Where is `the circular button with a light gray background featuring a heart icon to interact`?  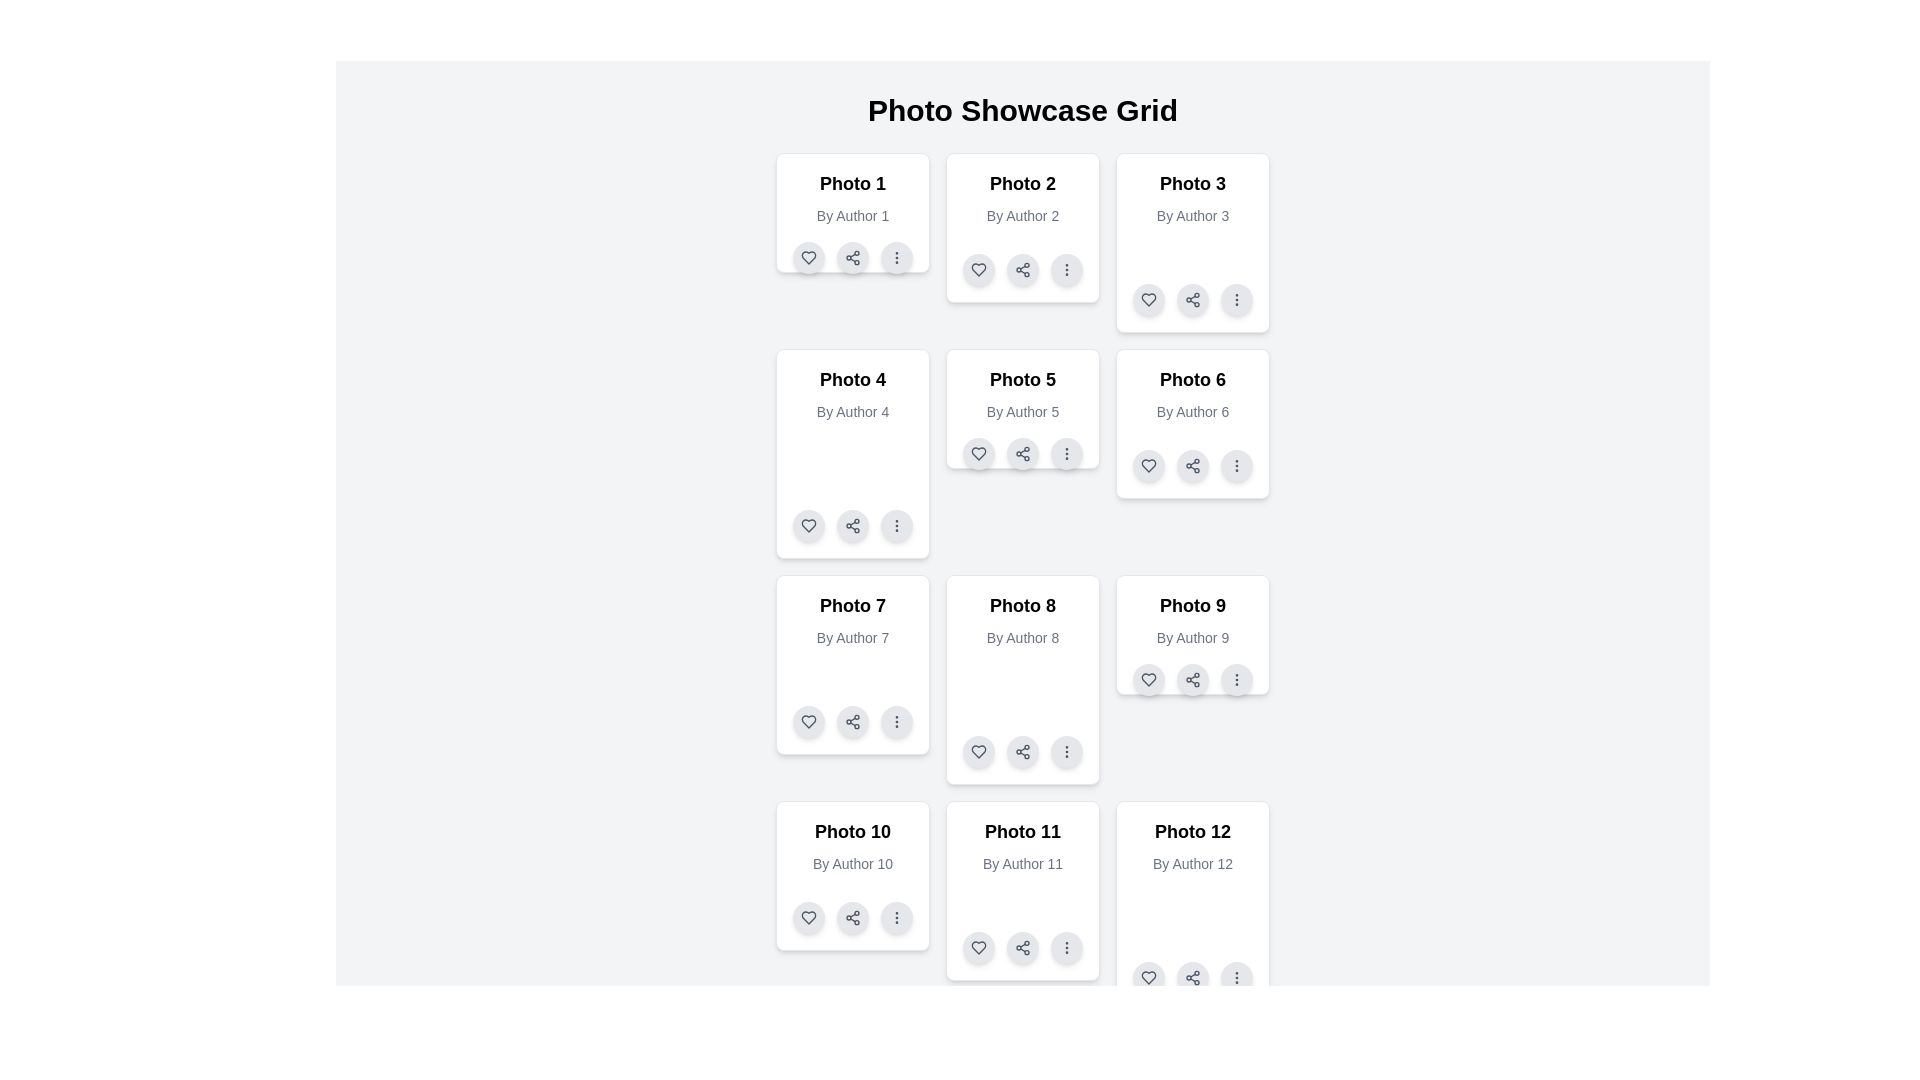 the circular button with a light gray background featuring a heart icon to interact is located at coordinates (809, 918).